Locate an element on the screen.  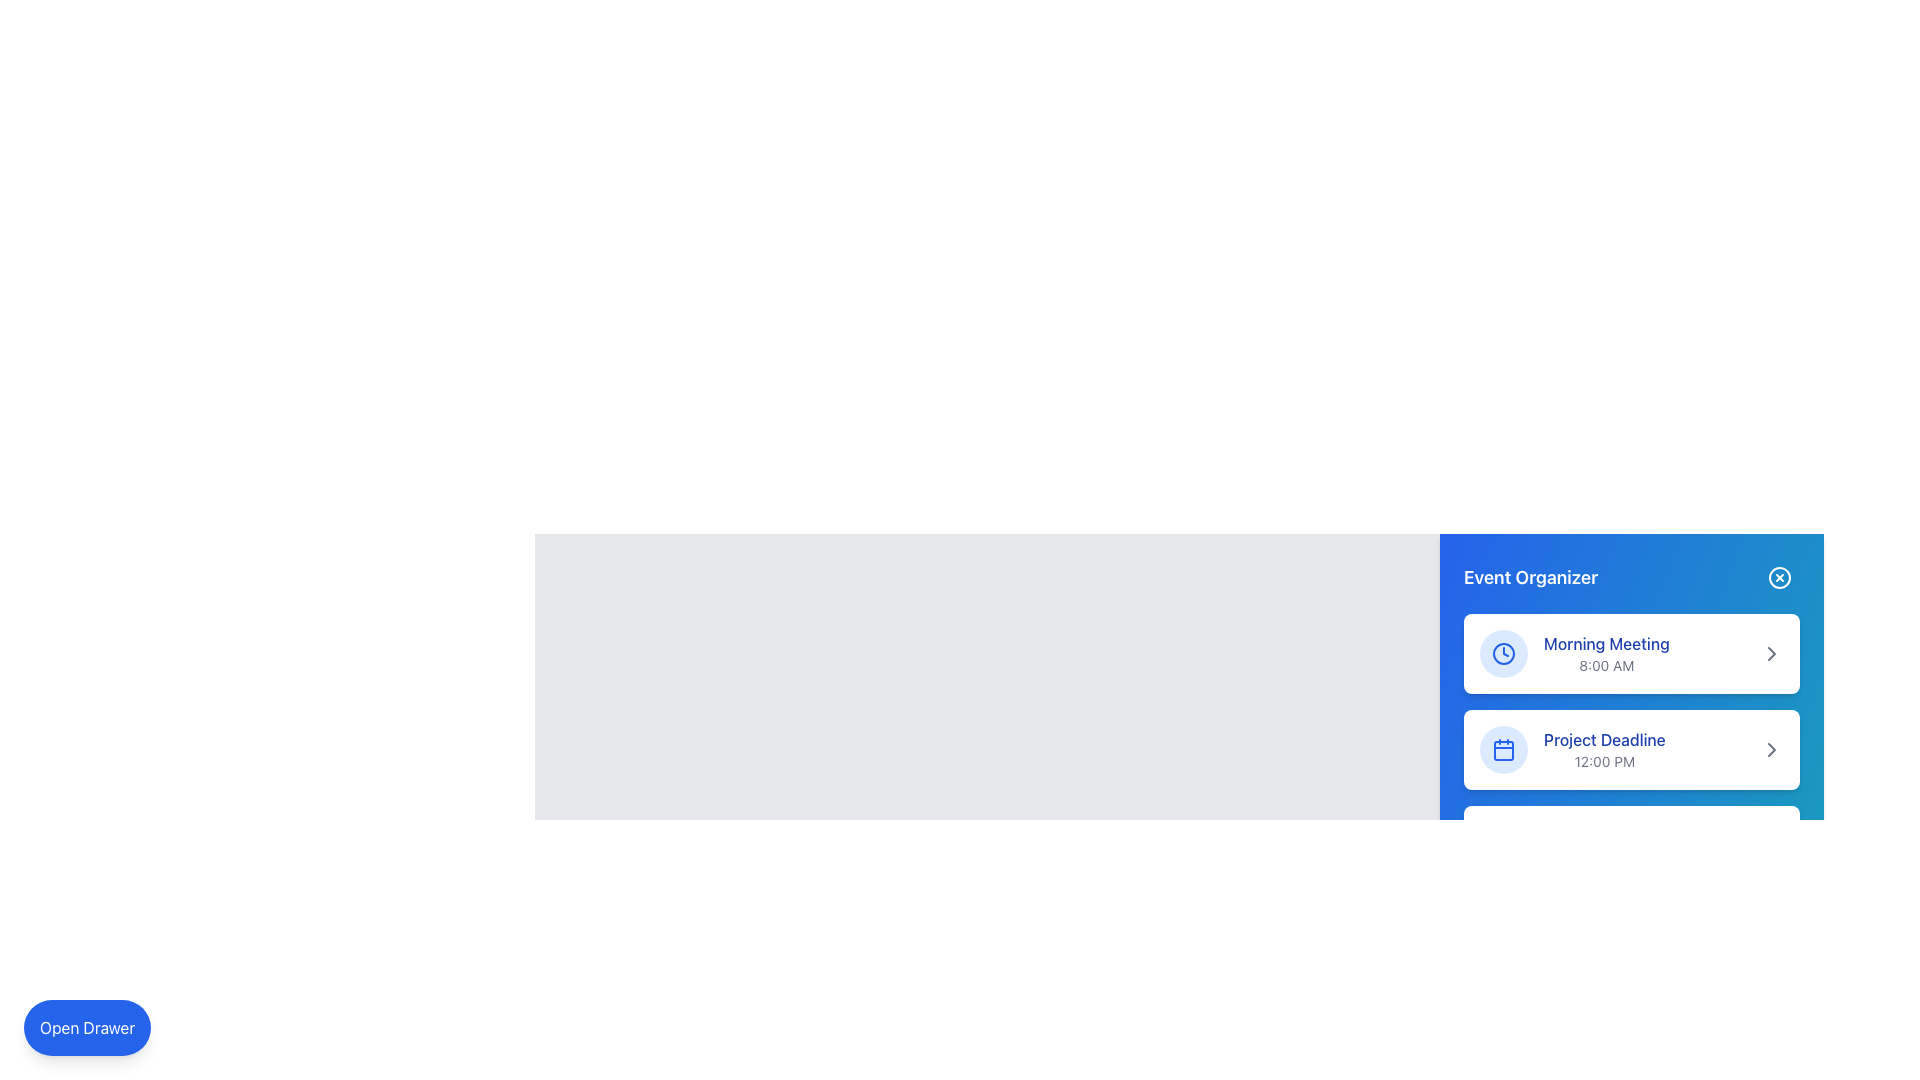
blue SVG circle representing the 'Morning Meeting' section in the Event Organizer card by clicking on it is located at coordinates (1503, 654).